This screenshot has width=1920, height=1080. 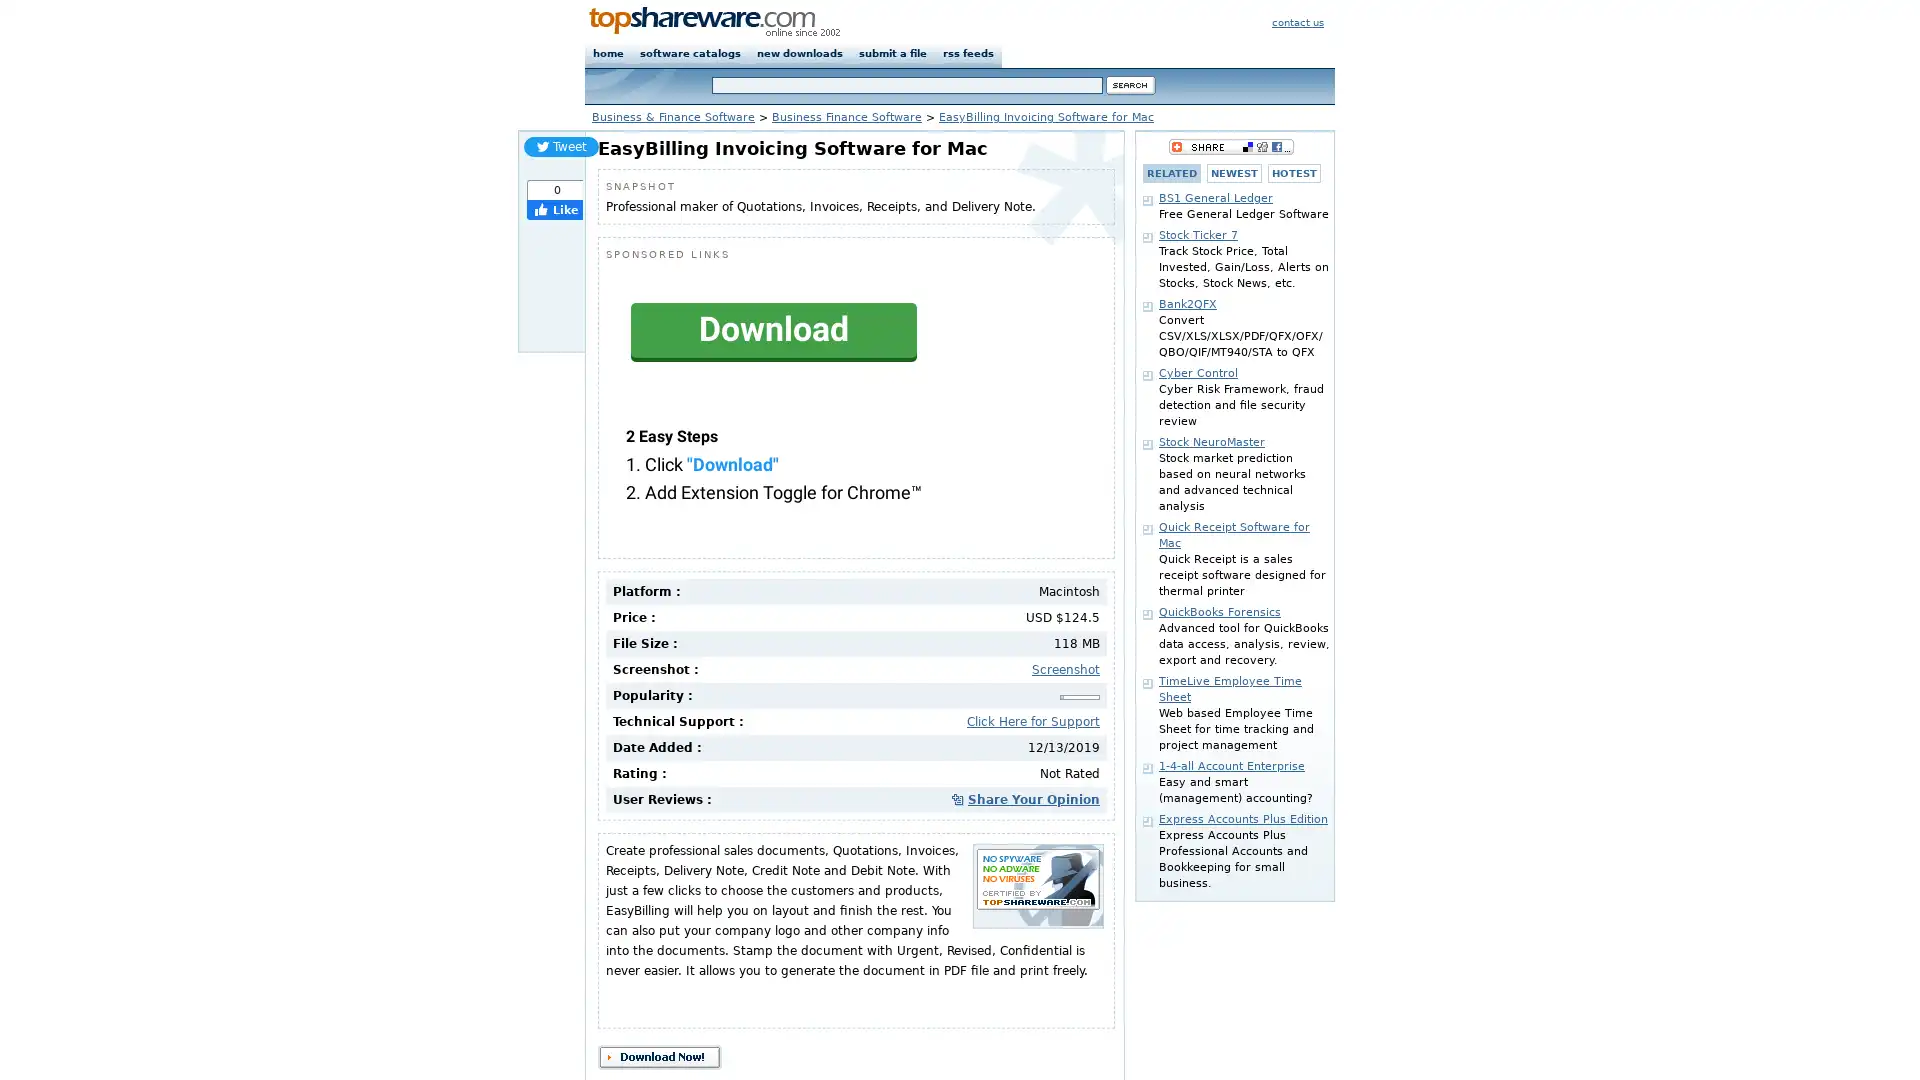 I want to click on Search, so click(x=1131, y=84).